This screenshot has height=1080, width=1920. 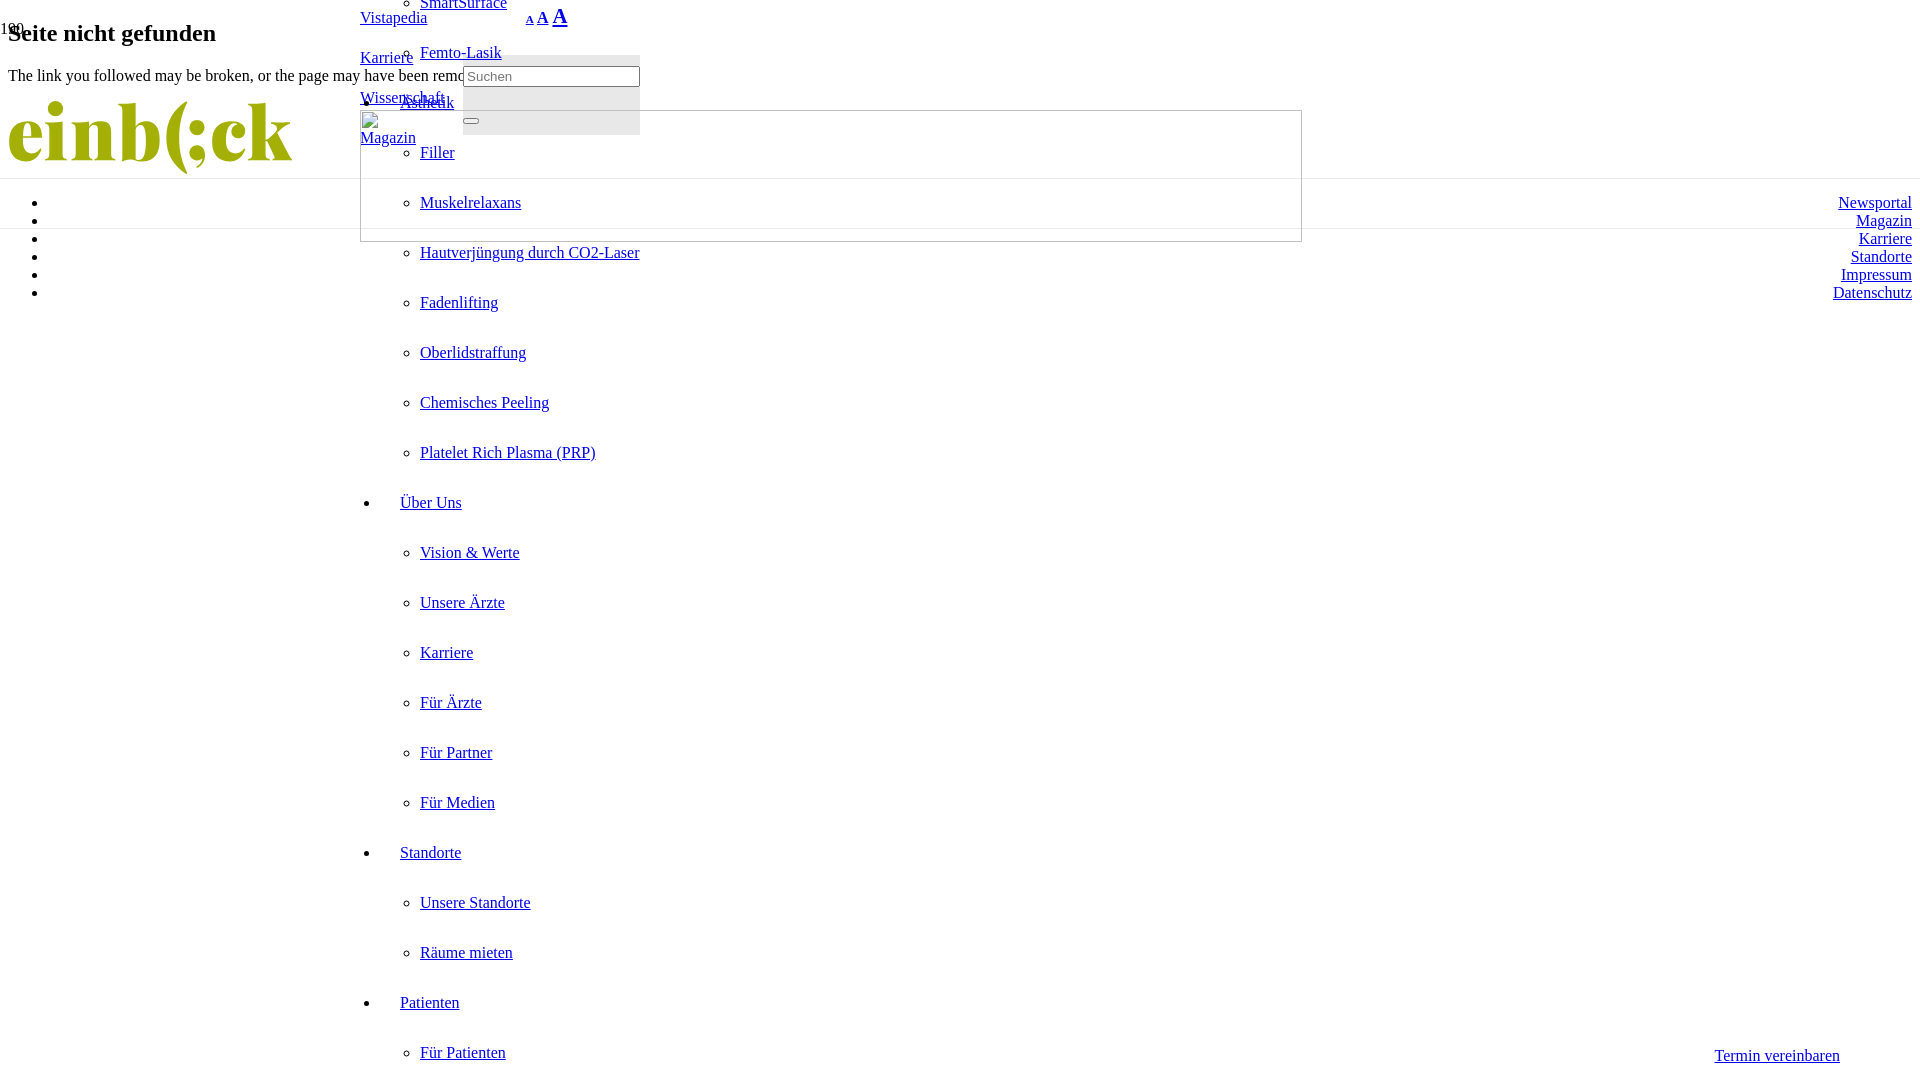 What do you see at coordinates (1838, 202) in the screenshot?
I see `'Newsportal'` at bounding box center [1838, 202].